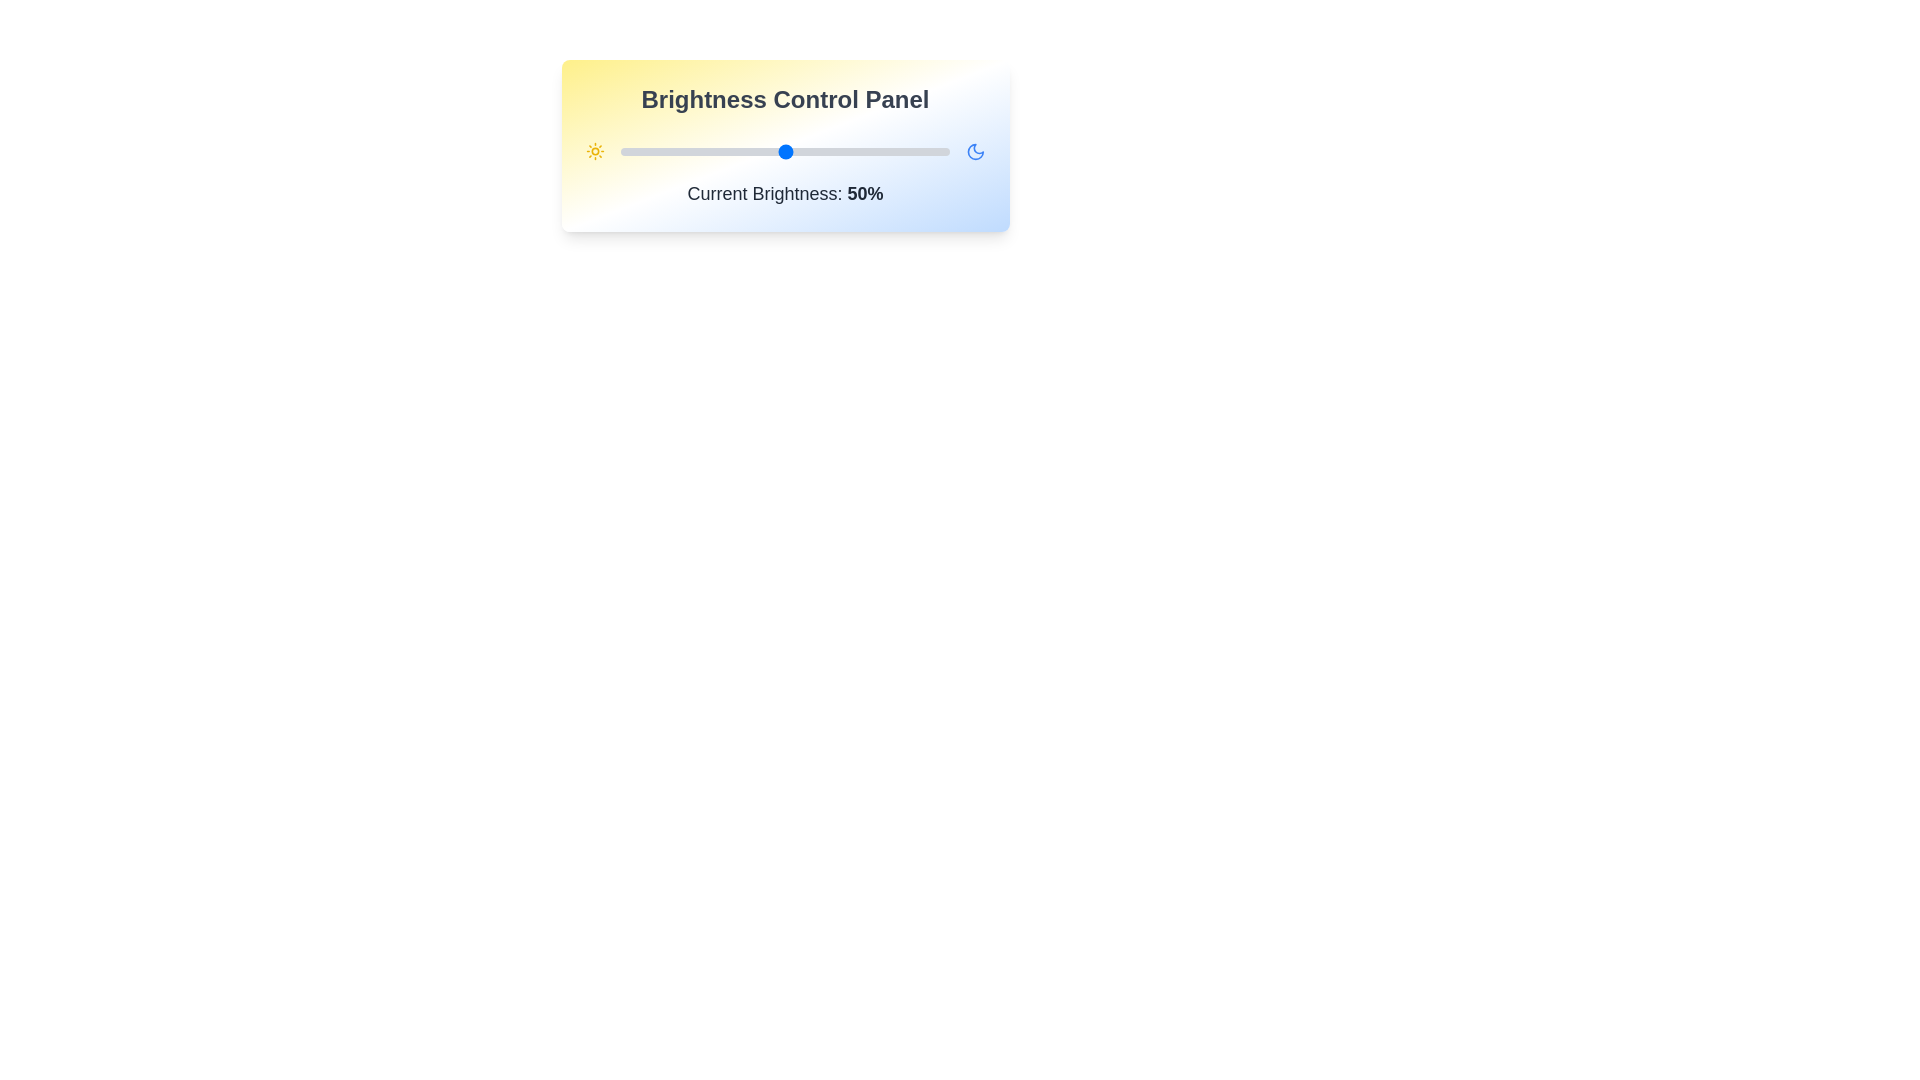 The width and height of the screenshot is (1920, 1080). Describe the element at coordinates (683, 150) in the screenshot. I see `the brightness level` at that location.